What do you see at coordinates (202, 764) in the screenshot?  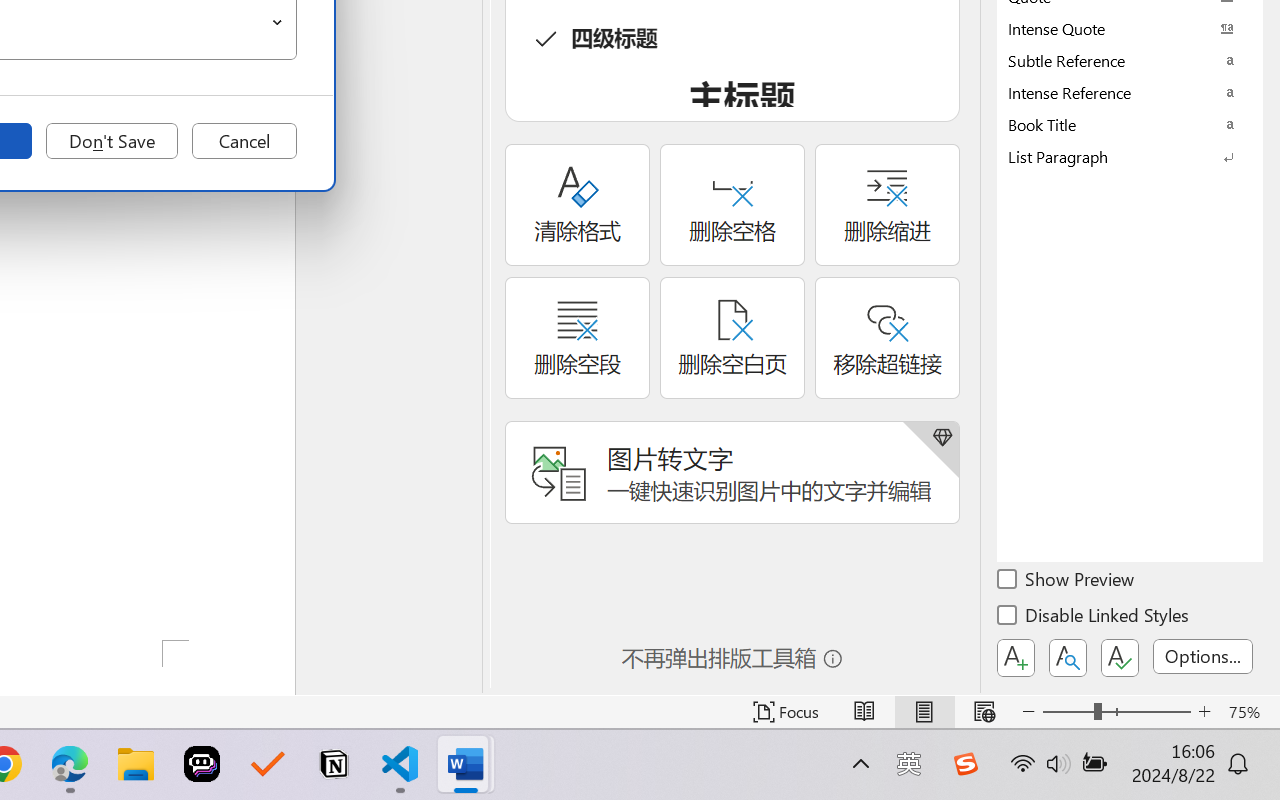 I see `'Poe'` at bounding box center [202, 764].